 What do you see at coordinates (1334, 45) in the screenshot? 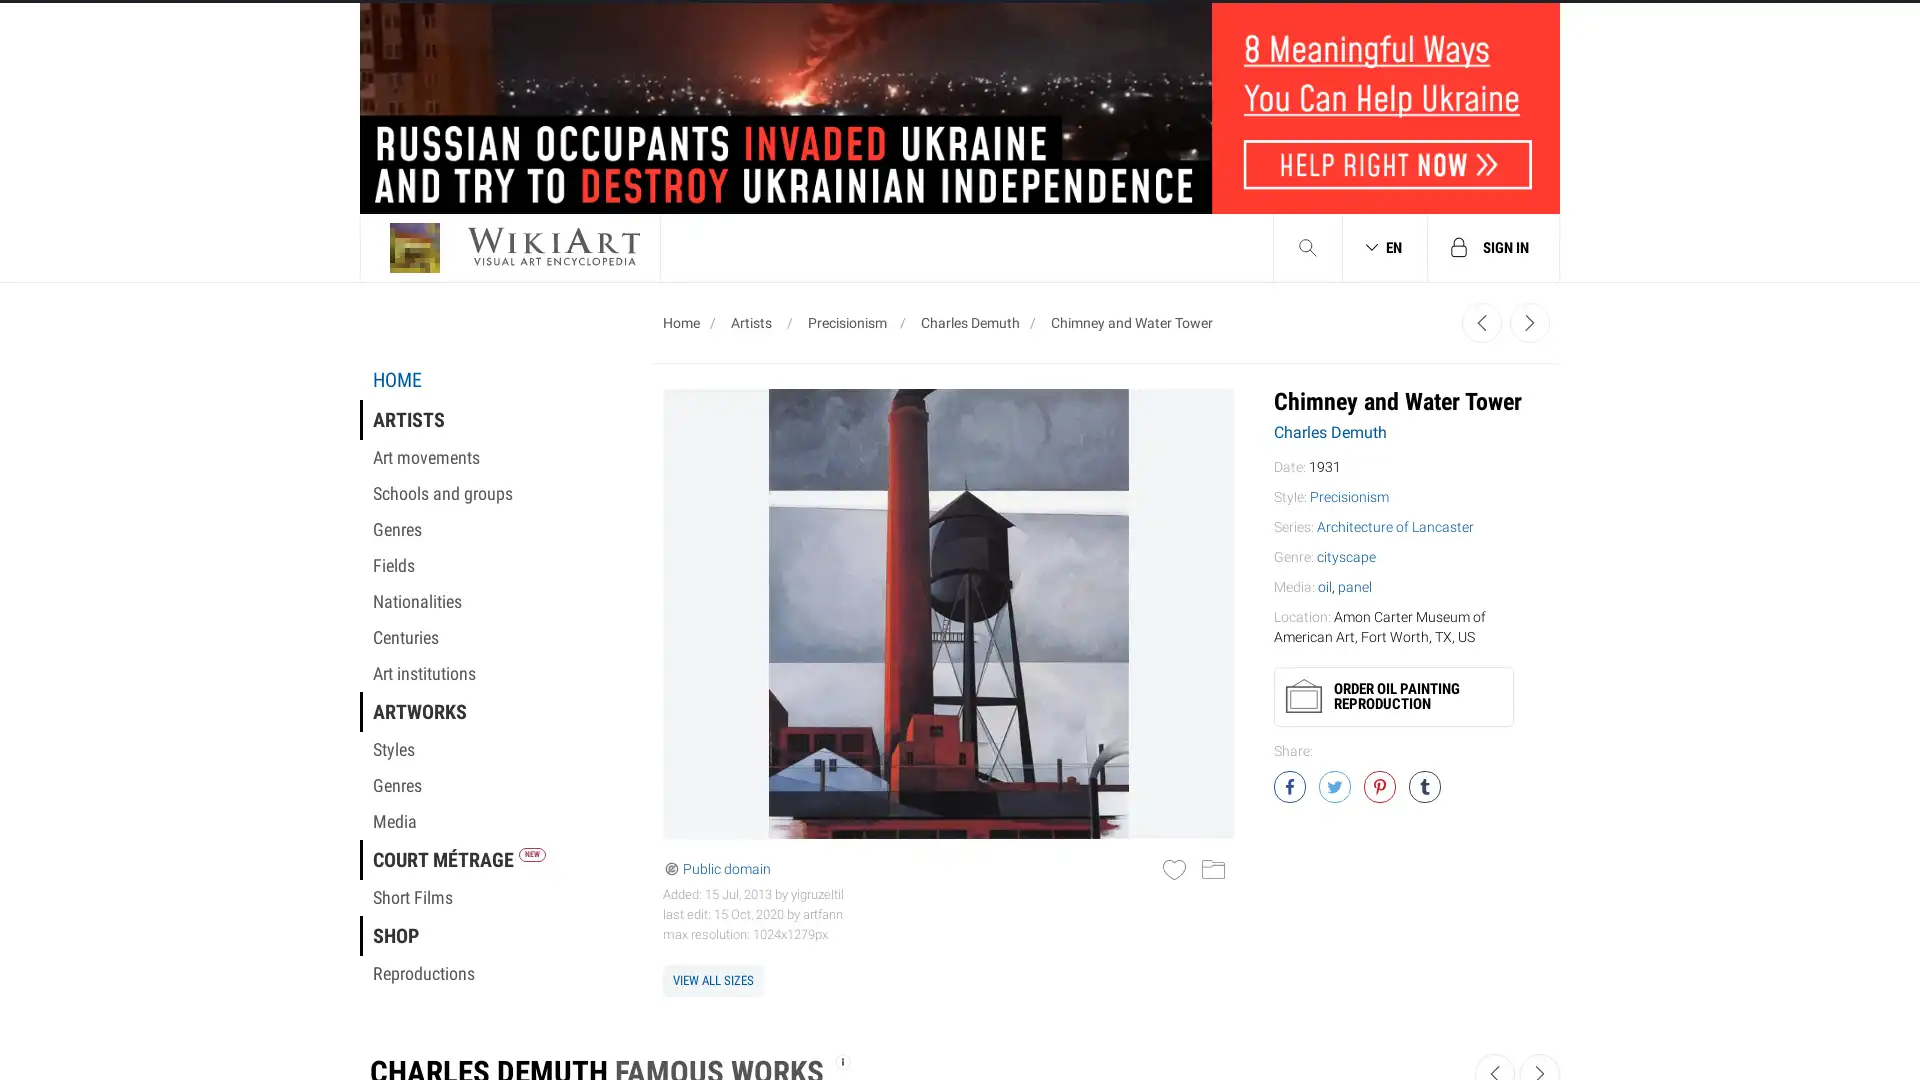
I see `Close form` at bounding box center [1334, 45].